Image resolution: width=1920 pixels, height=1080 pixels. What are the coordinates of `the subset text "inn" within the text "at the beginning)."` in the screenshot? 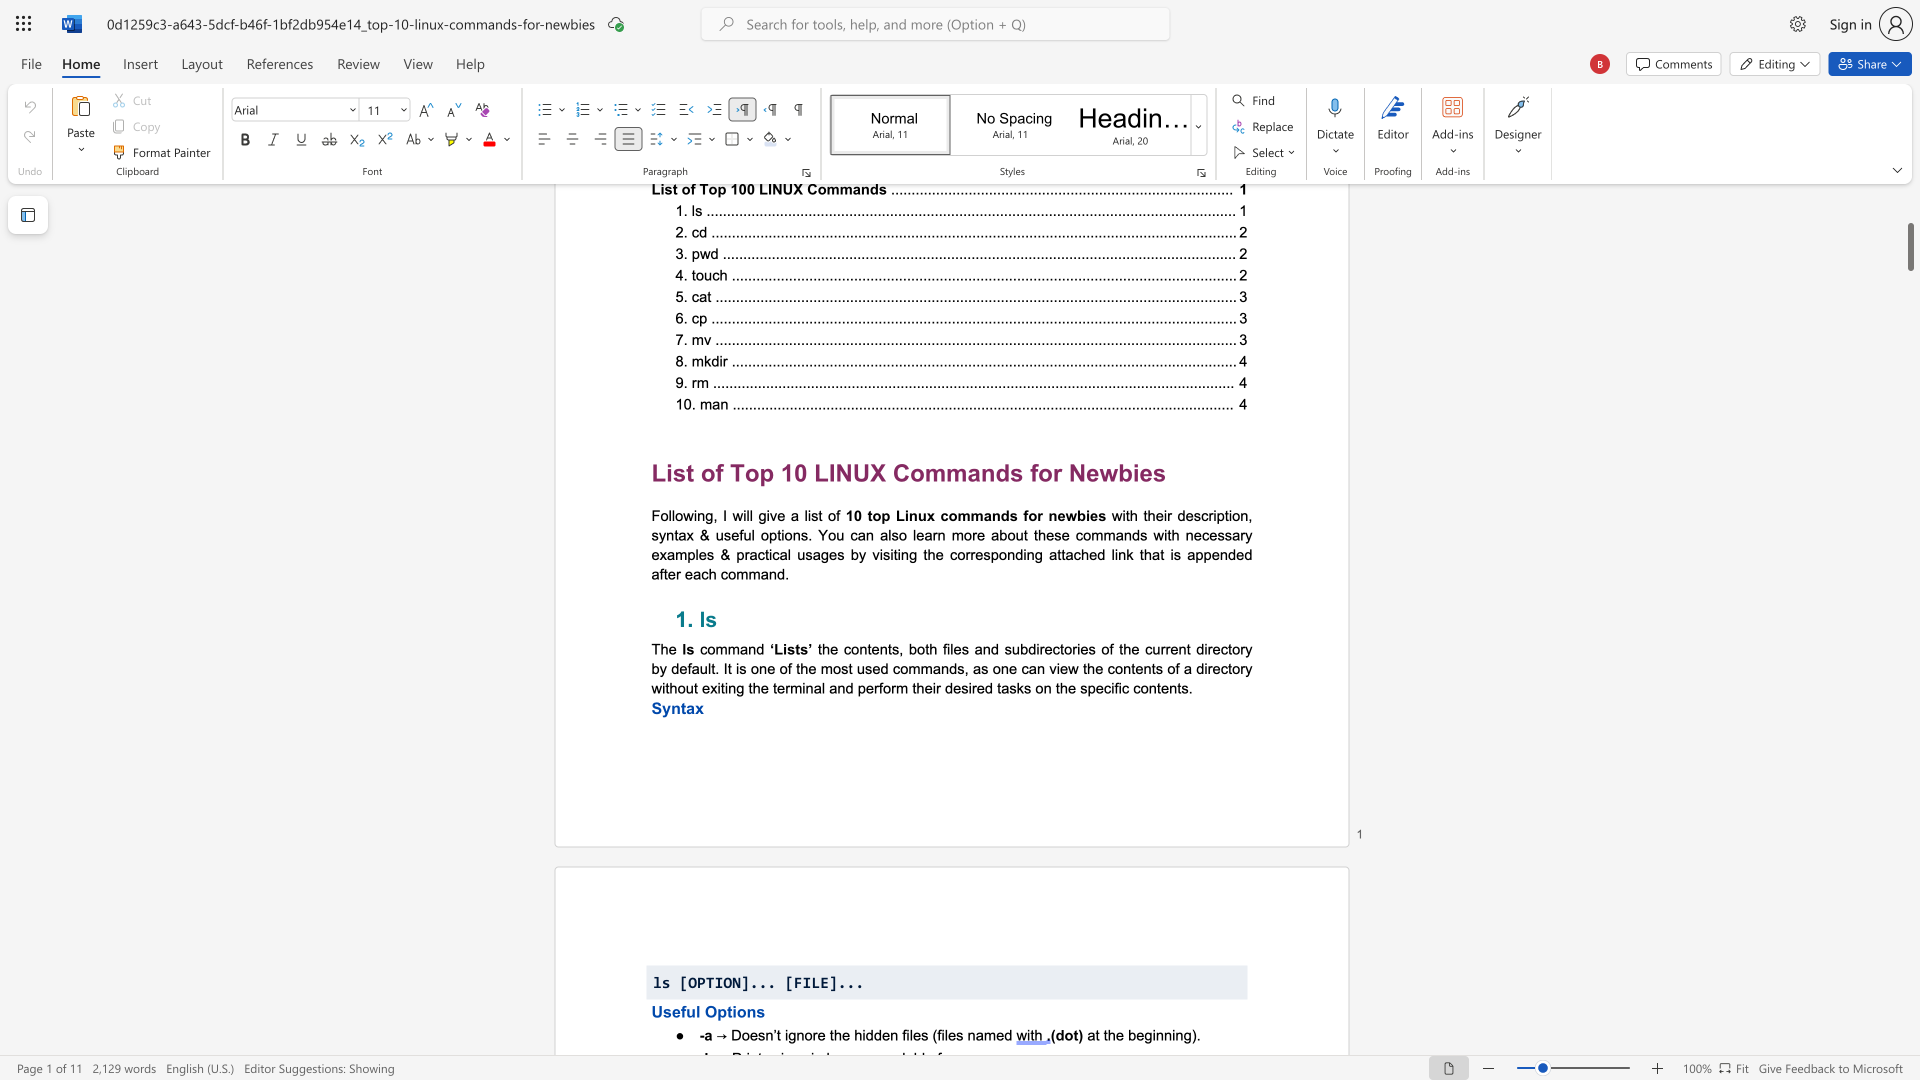 It's located at (1152, 1035).